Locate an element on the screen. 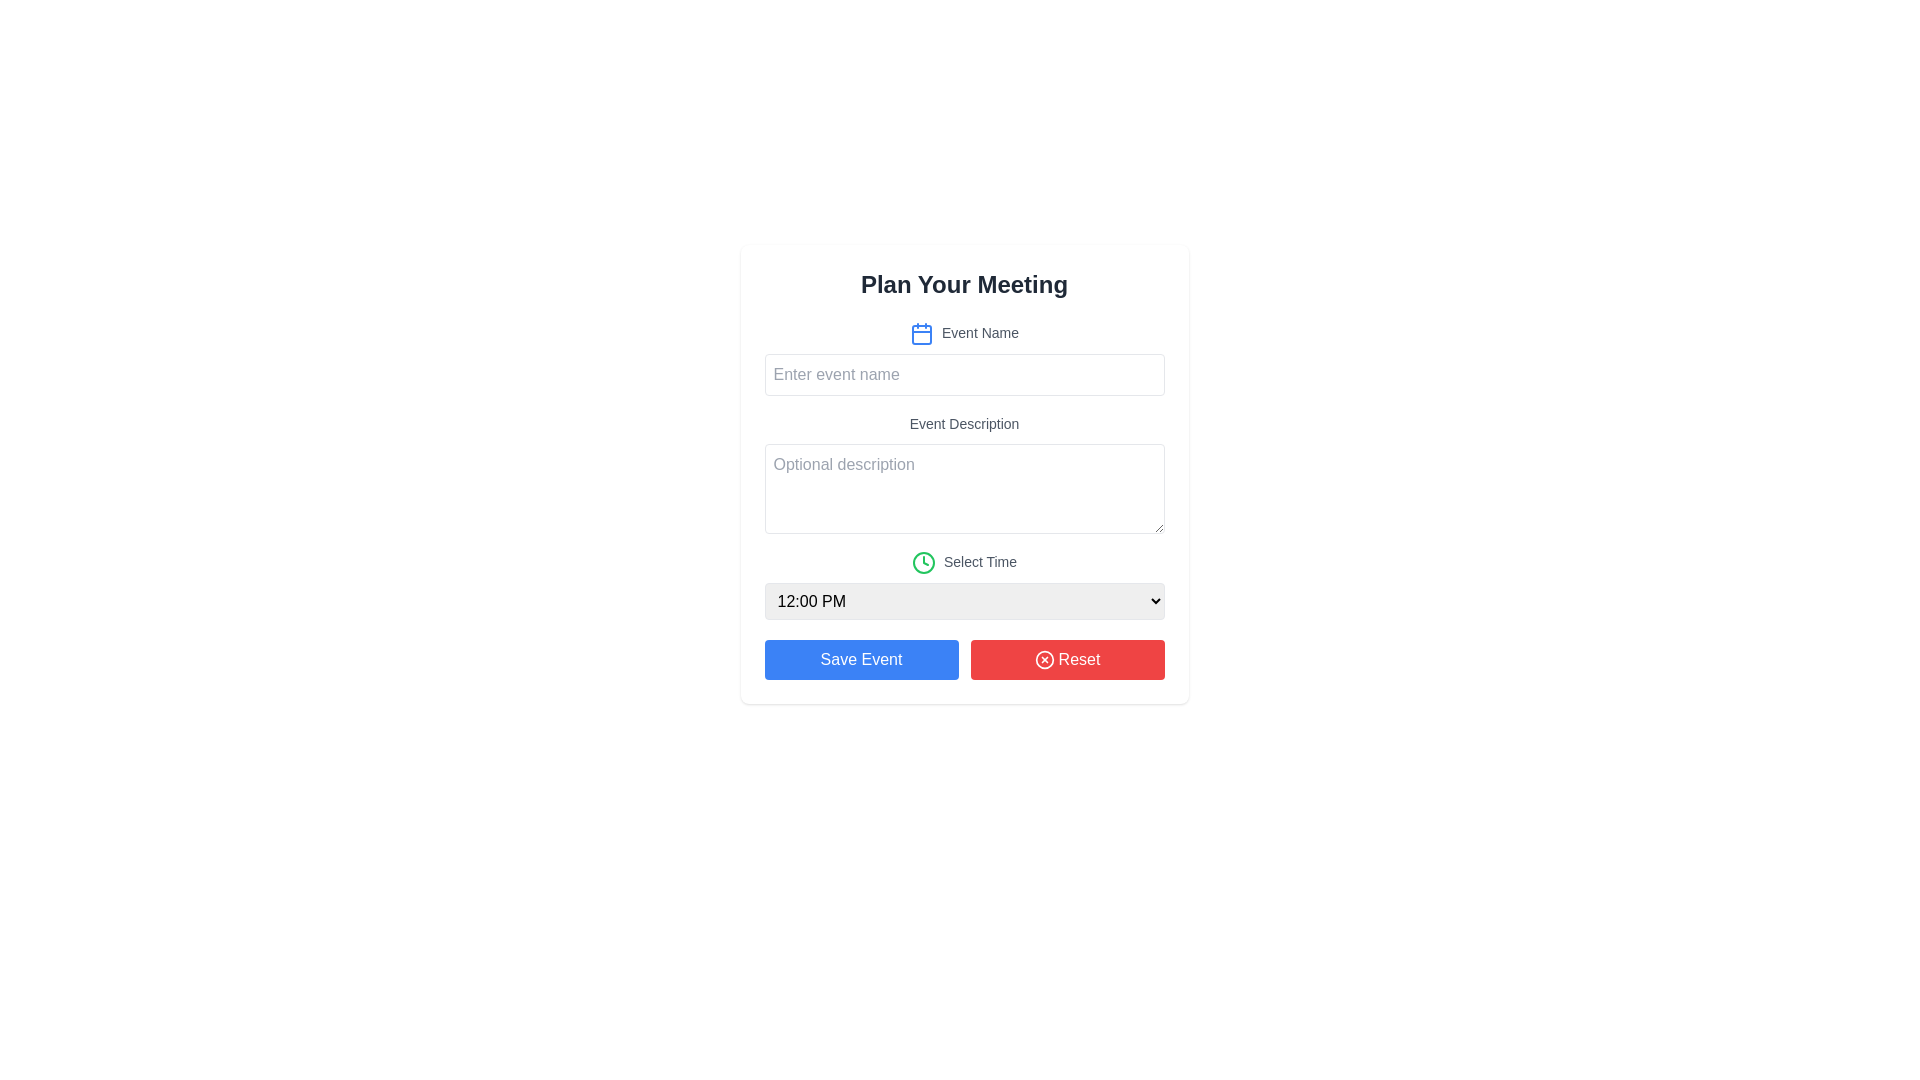 The image size is (1920, 1080). the green circular outline SVG element that resembles a clock face, located next to the 'Select Time' label above the dropdown selector for time input is located at coordinates (922, 562).